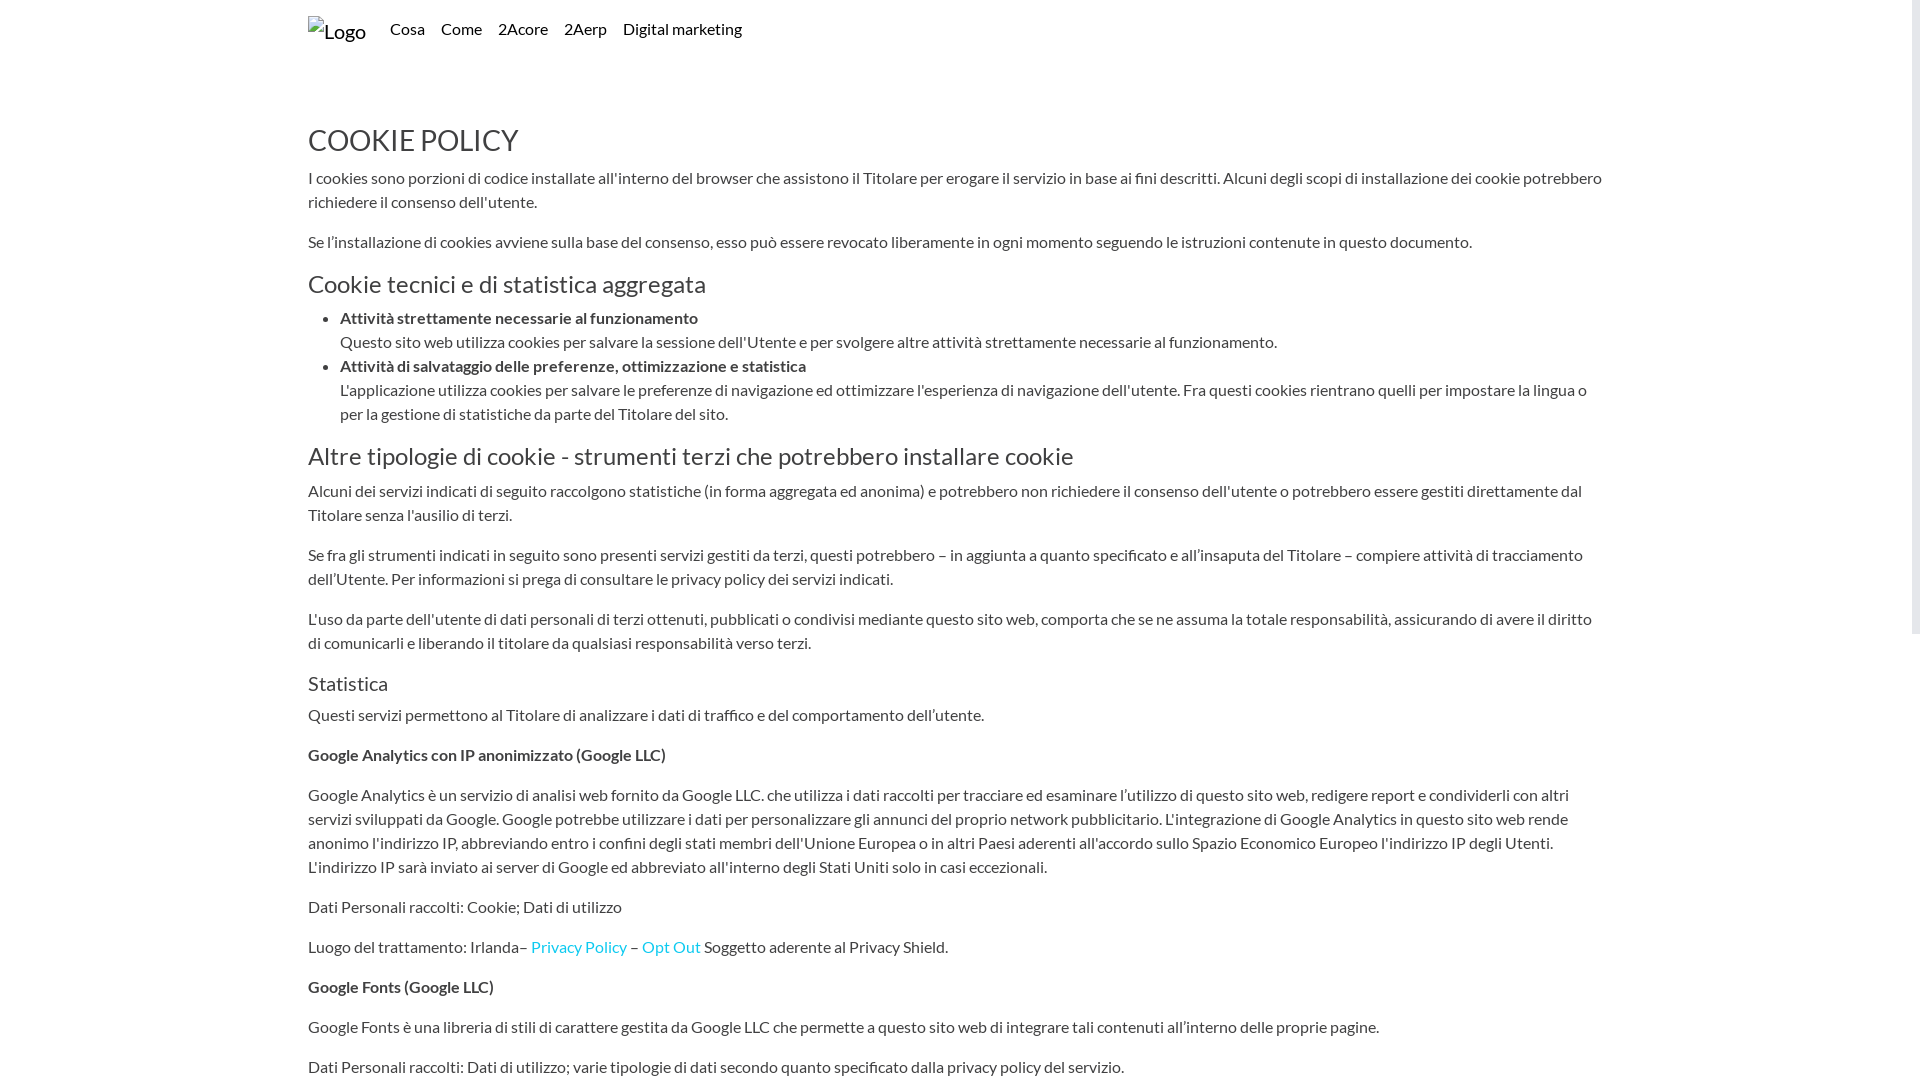 This screenshot has height=1080, width=1920. I want to click on 'Opt Out', so click(671, 945).